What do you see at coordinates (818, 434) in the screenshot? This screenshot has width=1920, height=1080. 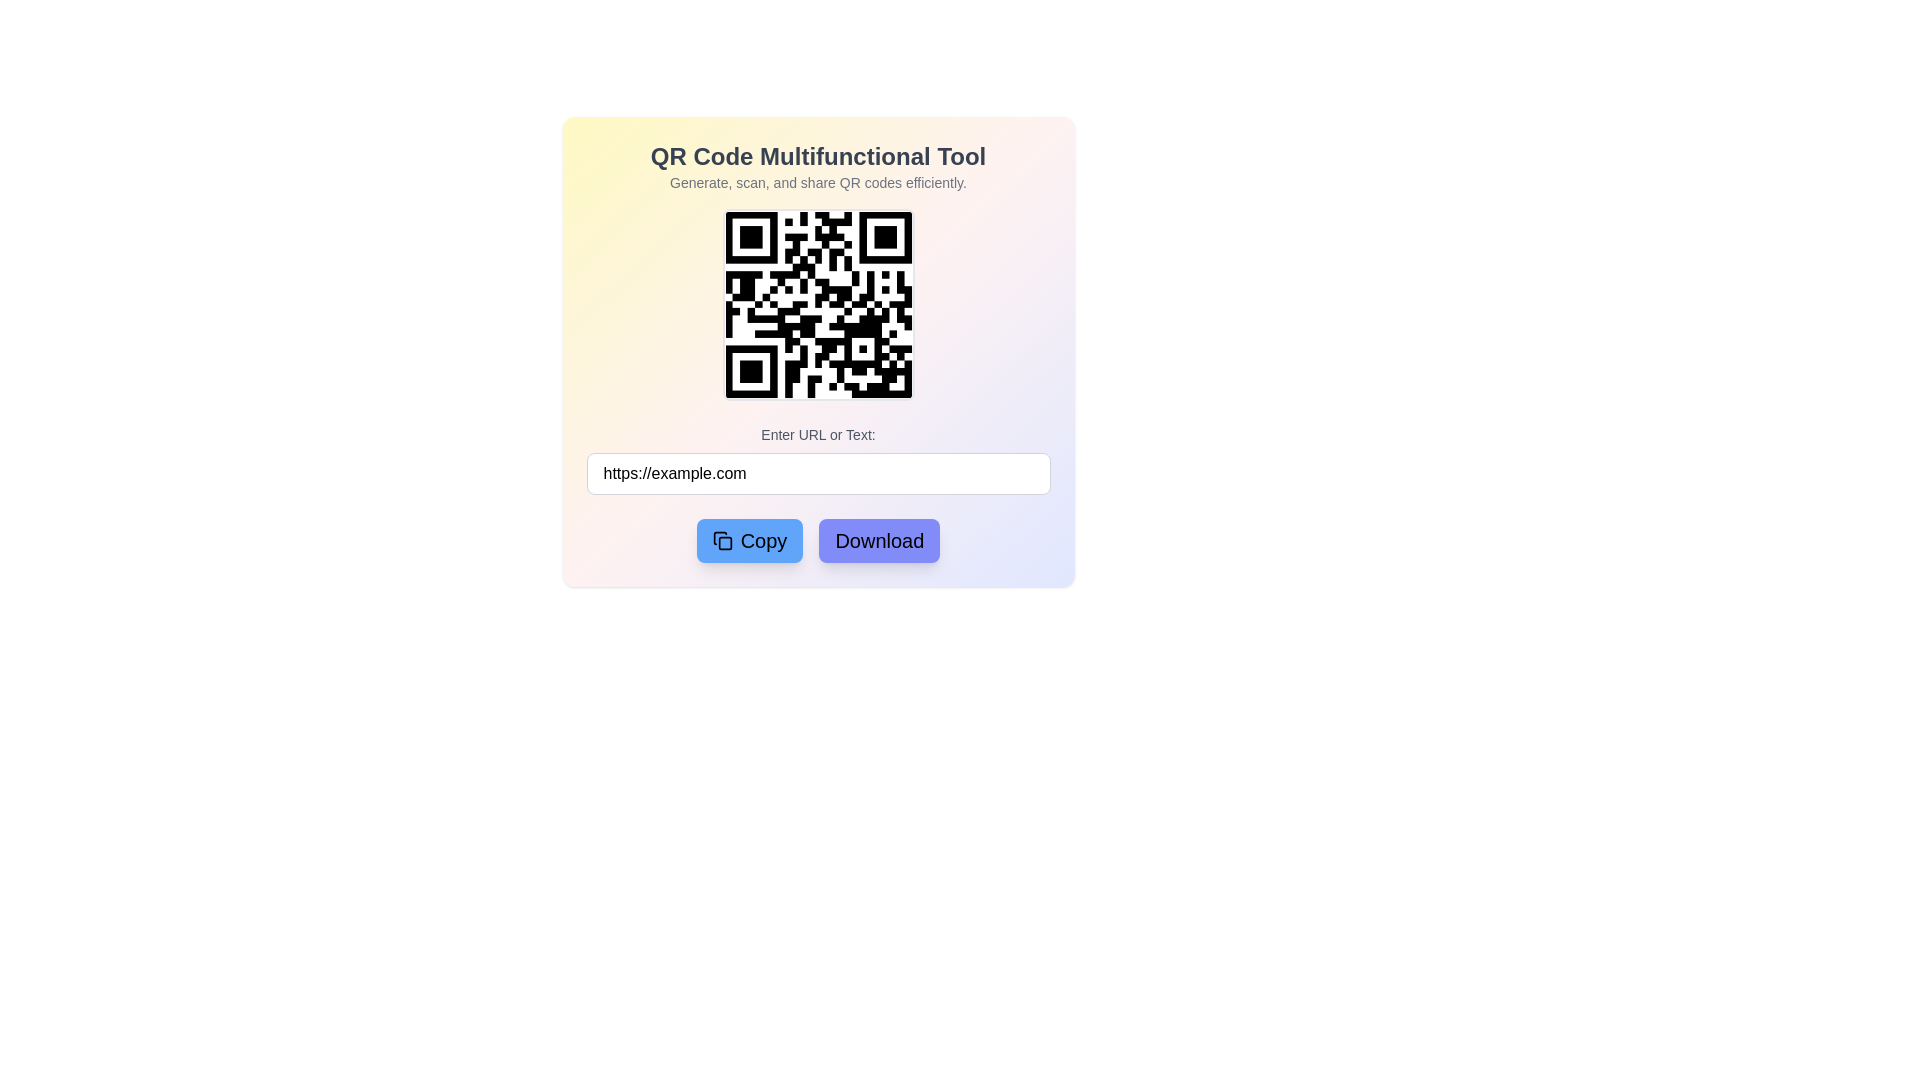 I see `the text label displaying 'Enter URL or Text:' which is styled in gray and positioned above the input field` at bounding box center [818, 434].